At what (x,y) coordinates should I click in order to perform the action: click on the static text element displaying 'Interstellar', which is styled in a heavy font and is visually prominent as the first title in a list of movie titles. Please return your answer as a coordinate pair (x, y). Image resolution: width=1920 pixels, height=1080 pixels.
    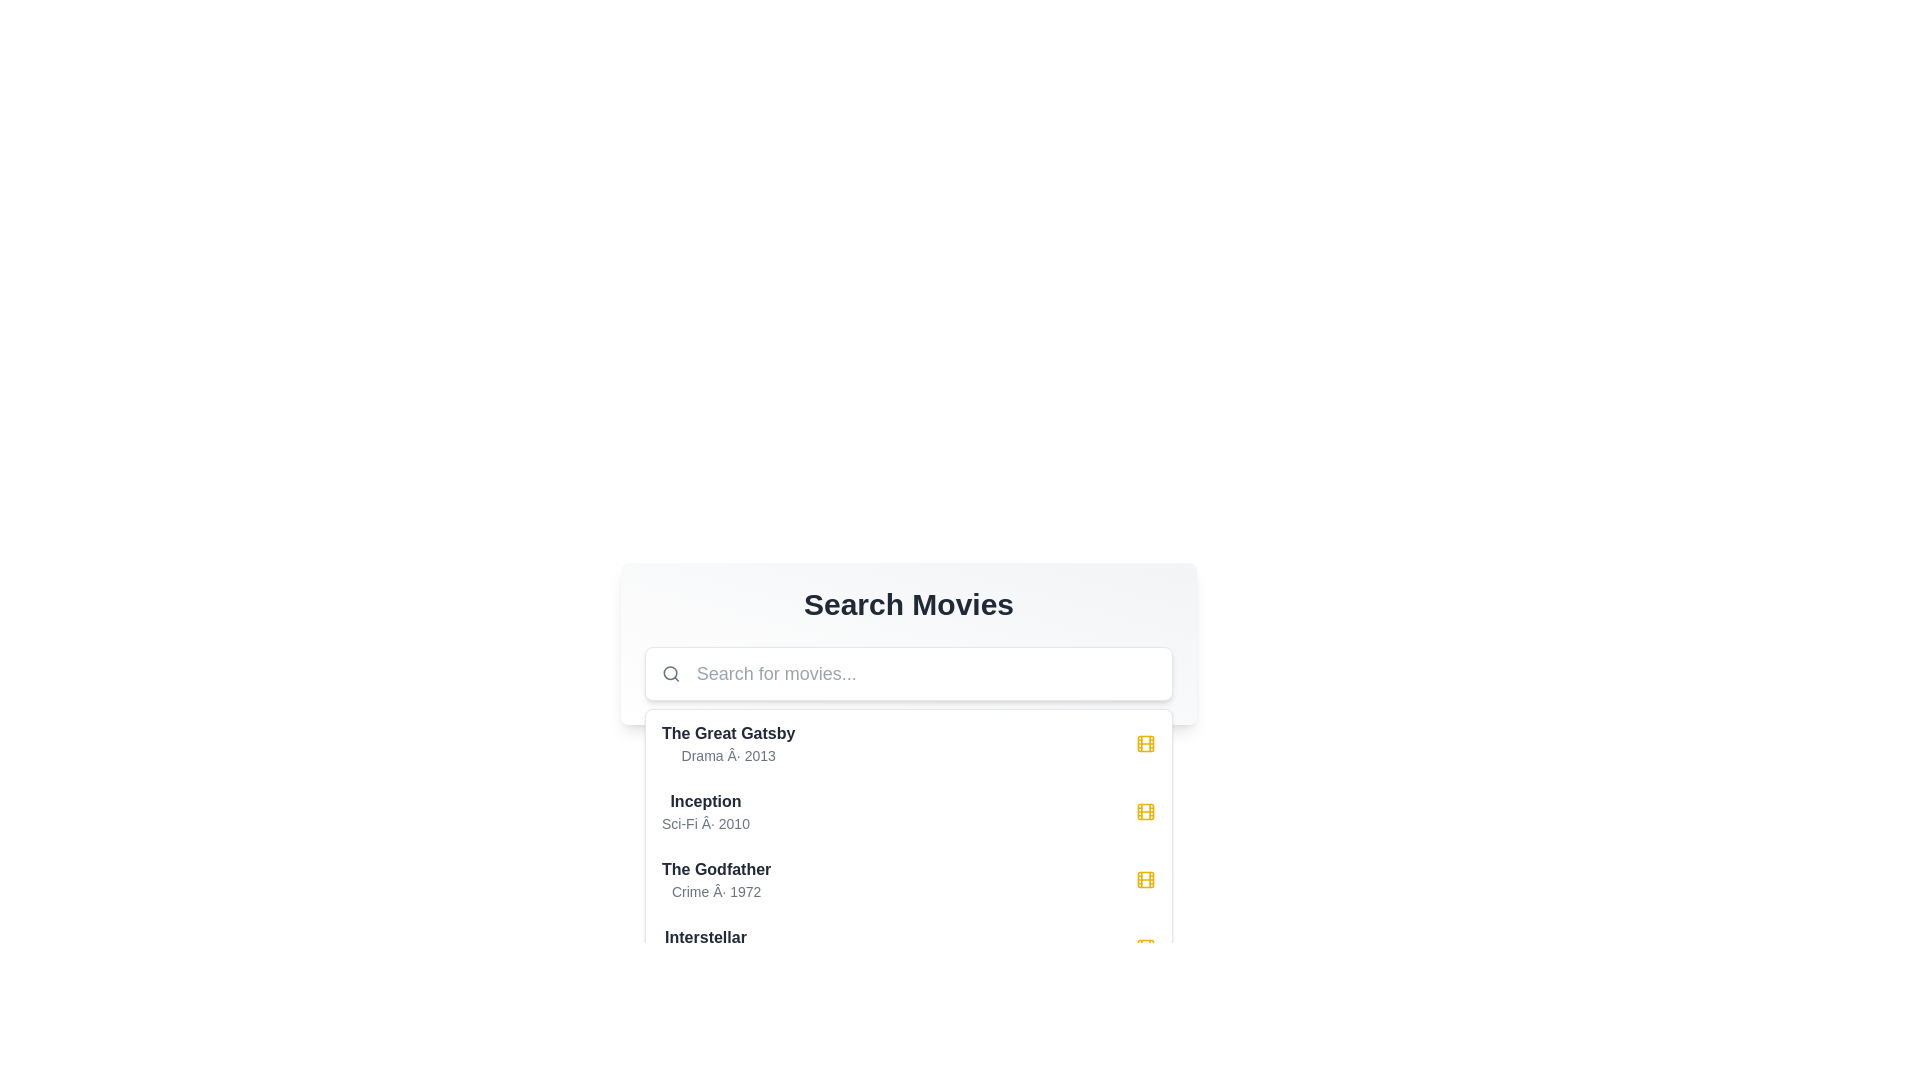
    Looking at the image, I should click on (705, 937).